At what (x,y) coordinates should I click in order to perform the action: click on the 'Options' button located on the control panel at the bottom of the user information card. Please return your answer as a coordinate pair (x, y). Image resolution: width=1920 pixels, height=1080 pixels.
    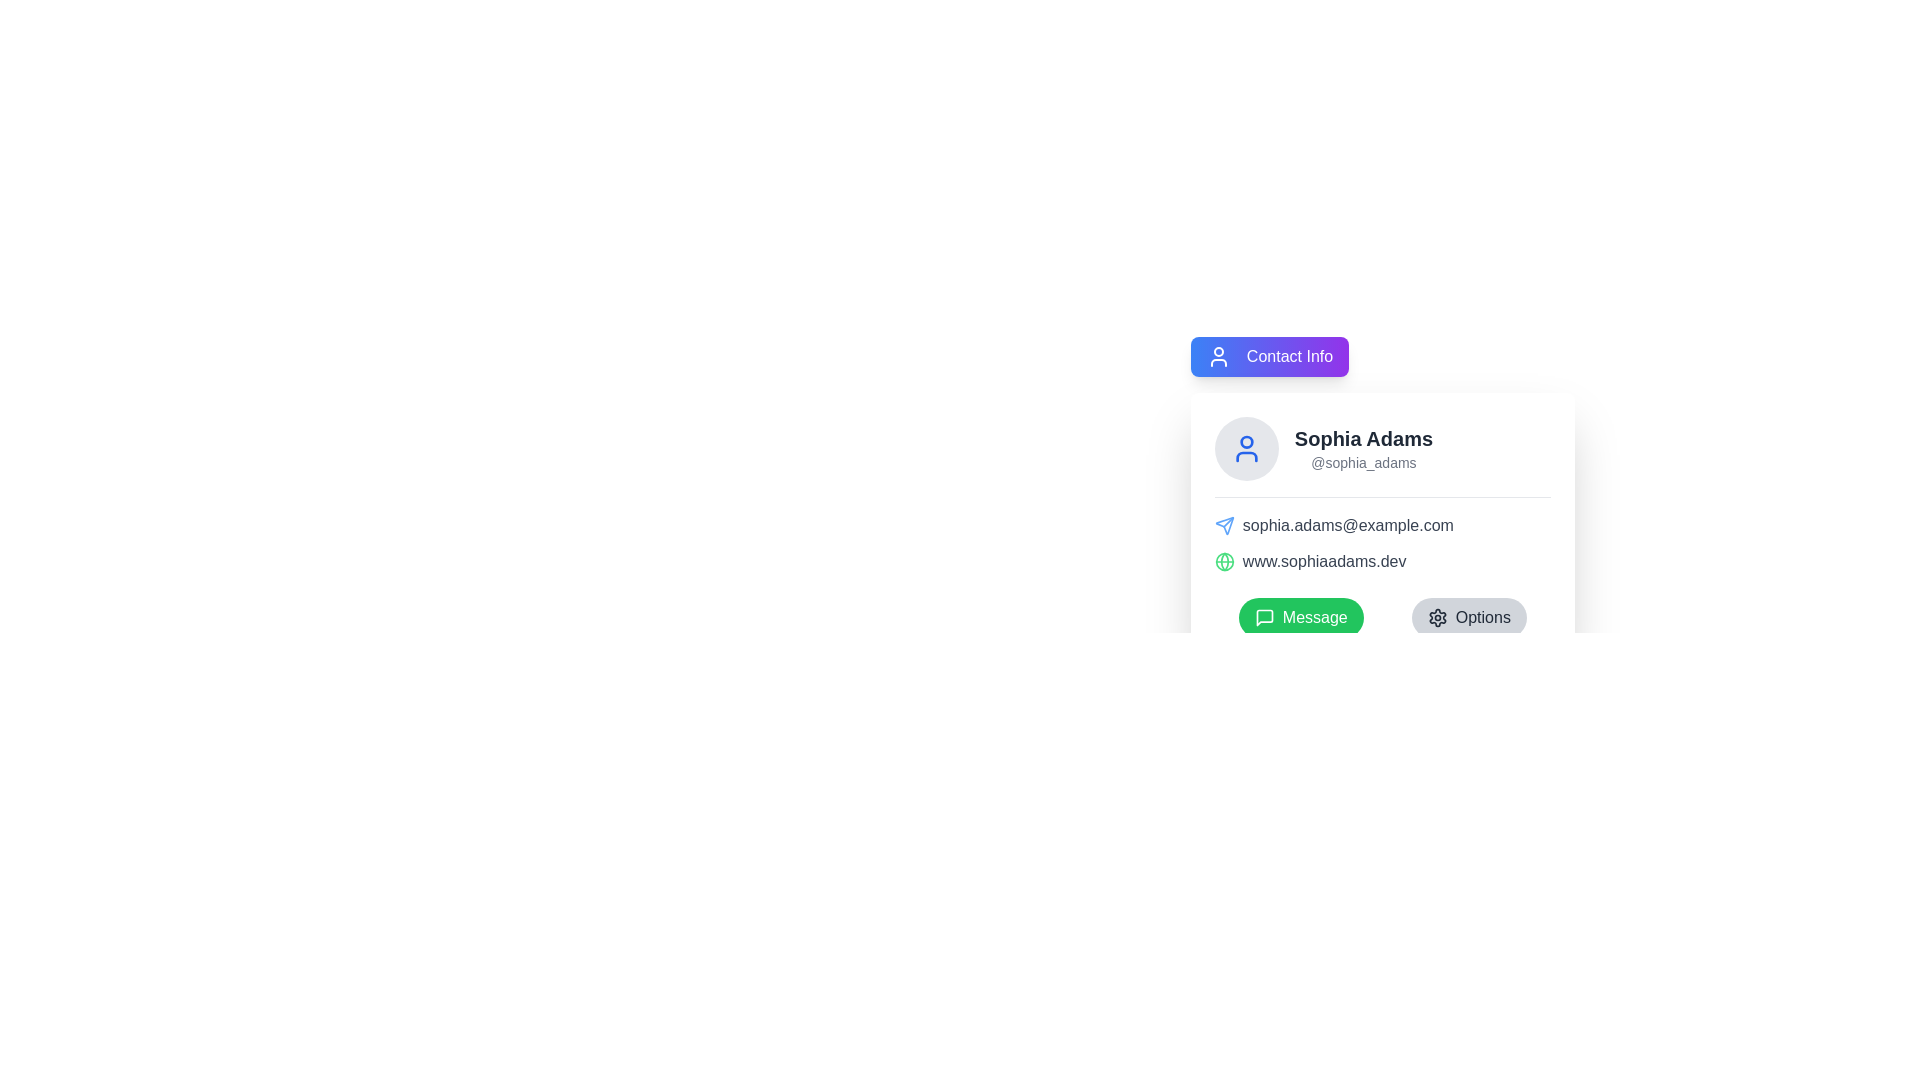
    Looking at the image, I should click on (1381, 616).